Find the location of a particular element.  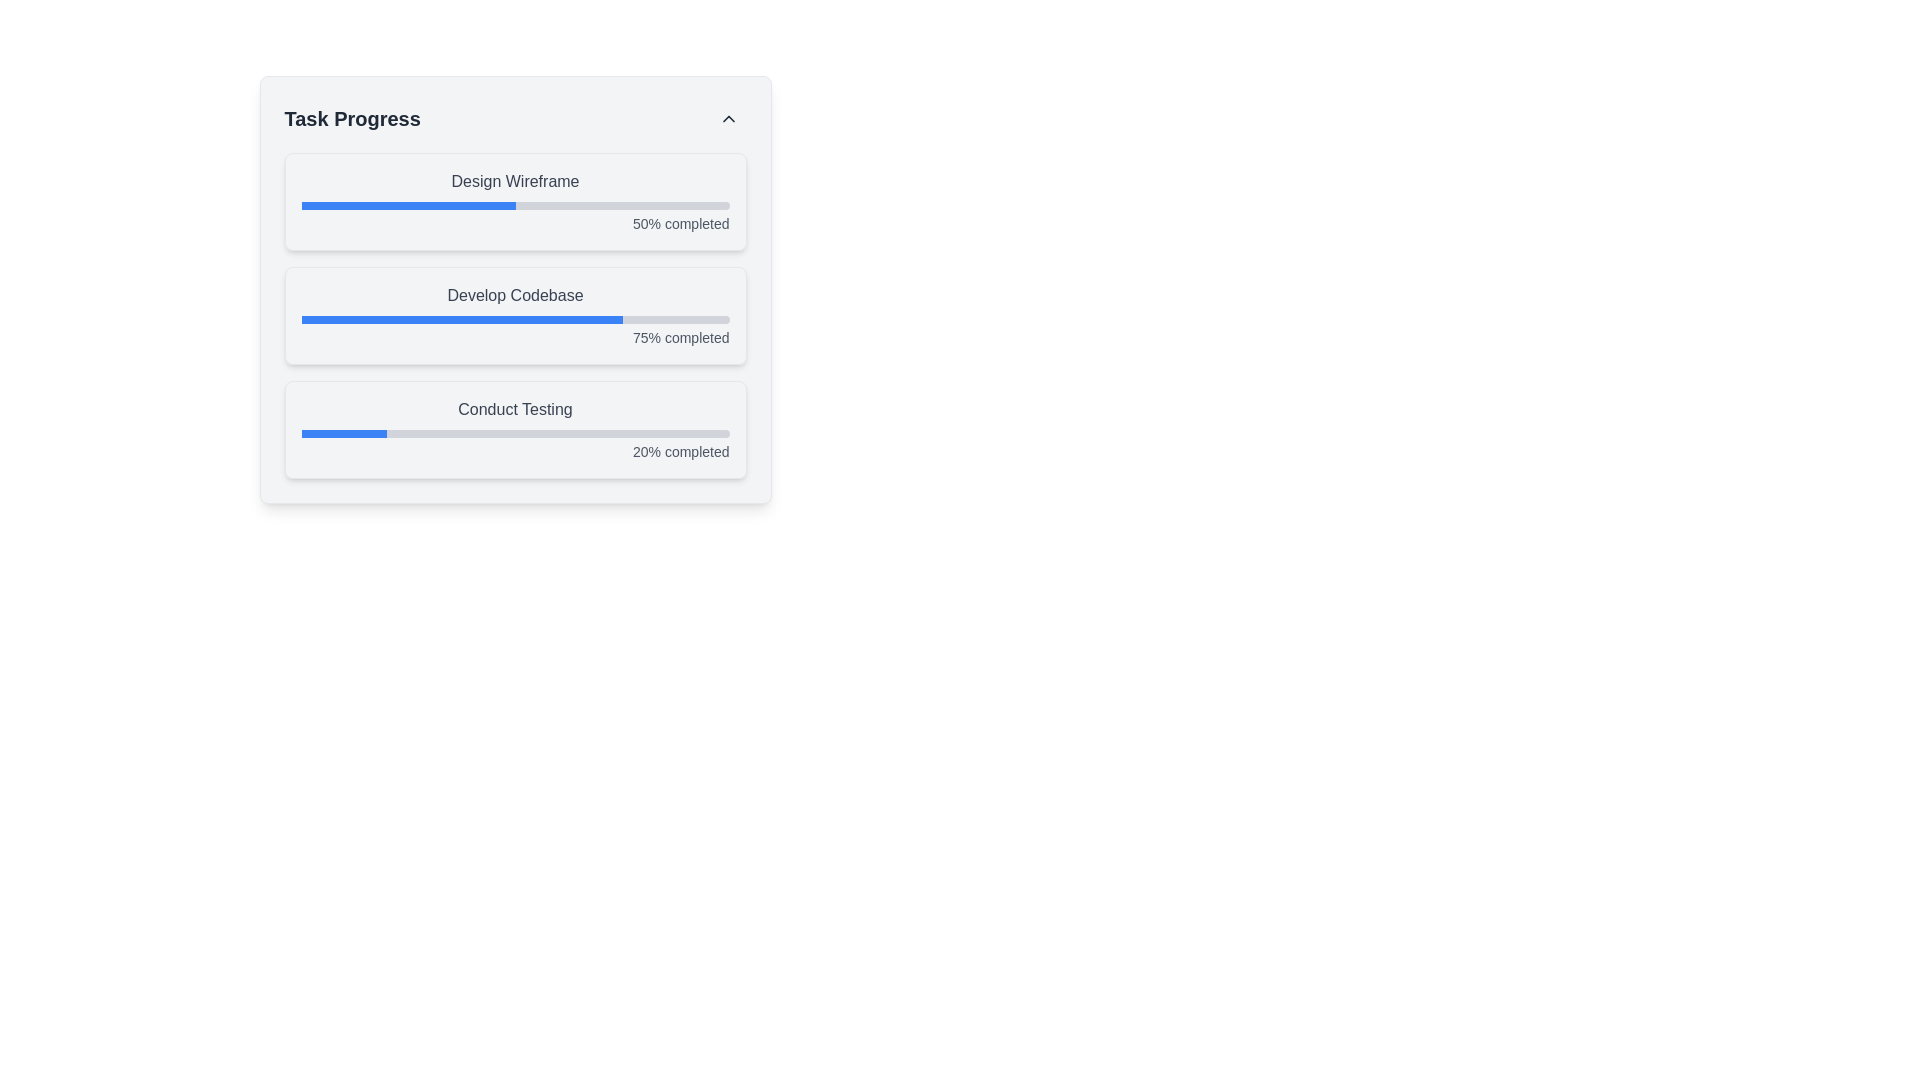

the first progress bar labeled 'Design Wireframe' that visually represents a 50% completion status is located at coordinates (407, 205).